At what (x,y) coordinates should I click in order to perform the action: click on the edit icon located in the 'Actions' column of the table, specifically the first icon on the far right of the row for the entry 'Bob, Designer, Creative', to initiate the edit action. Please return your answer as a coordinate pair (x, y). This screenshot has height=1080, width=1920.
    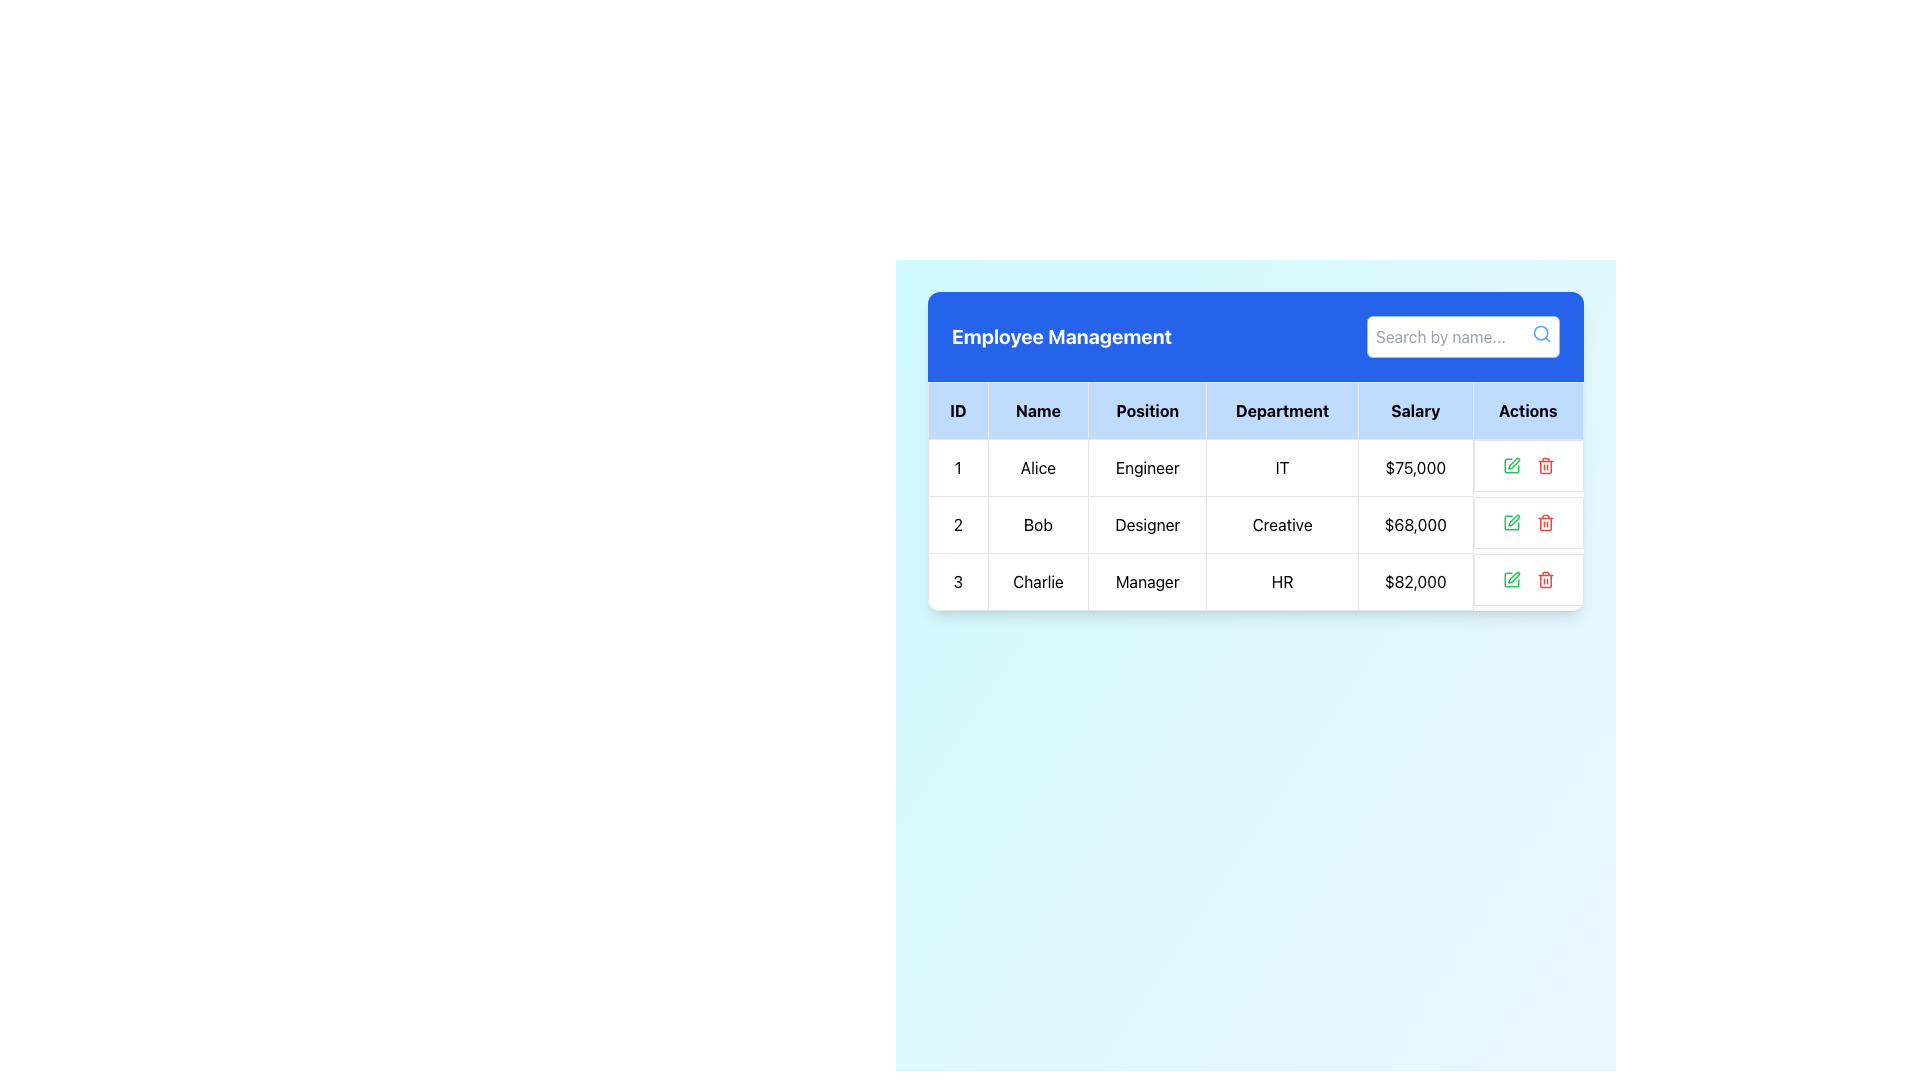
    Looking at the image, I should click on (1513, 519).